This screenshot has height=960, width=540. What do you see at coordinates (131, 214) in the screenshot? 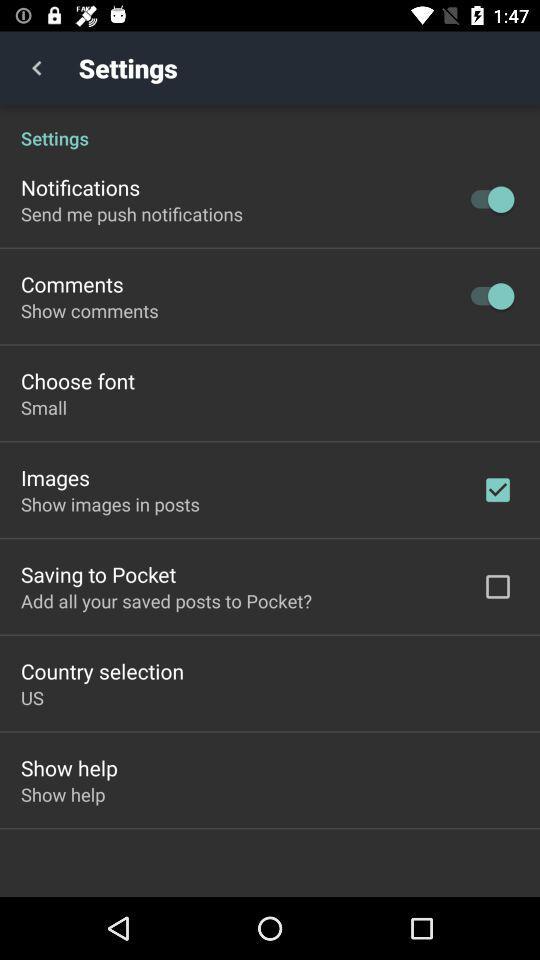
I see `the send me push item` at bounding box center [131, 214].